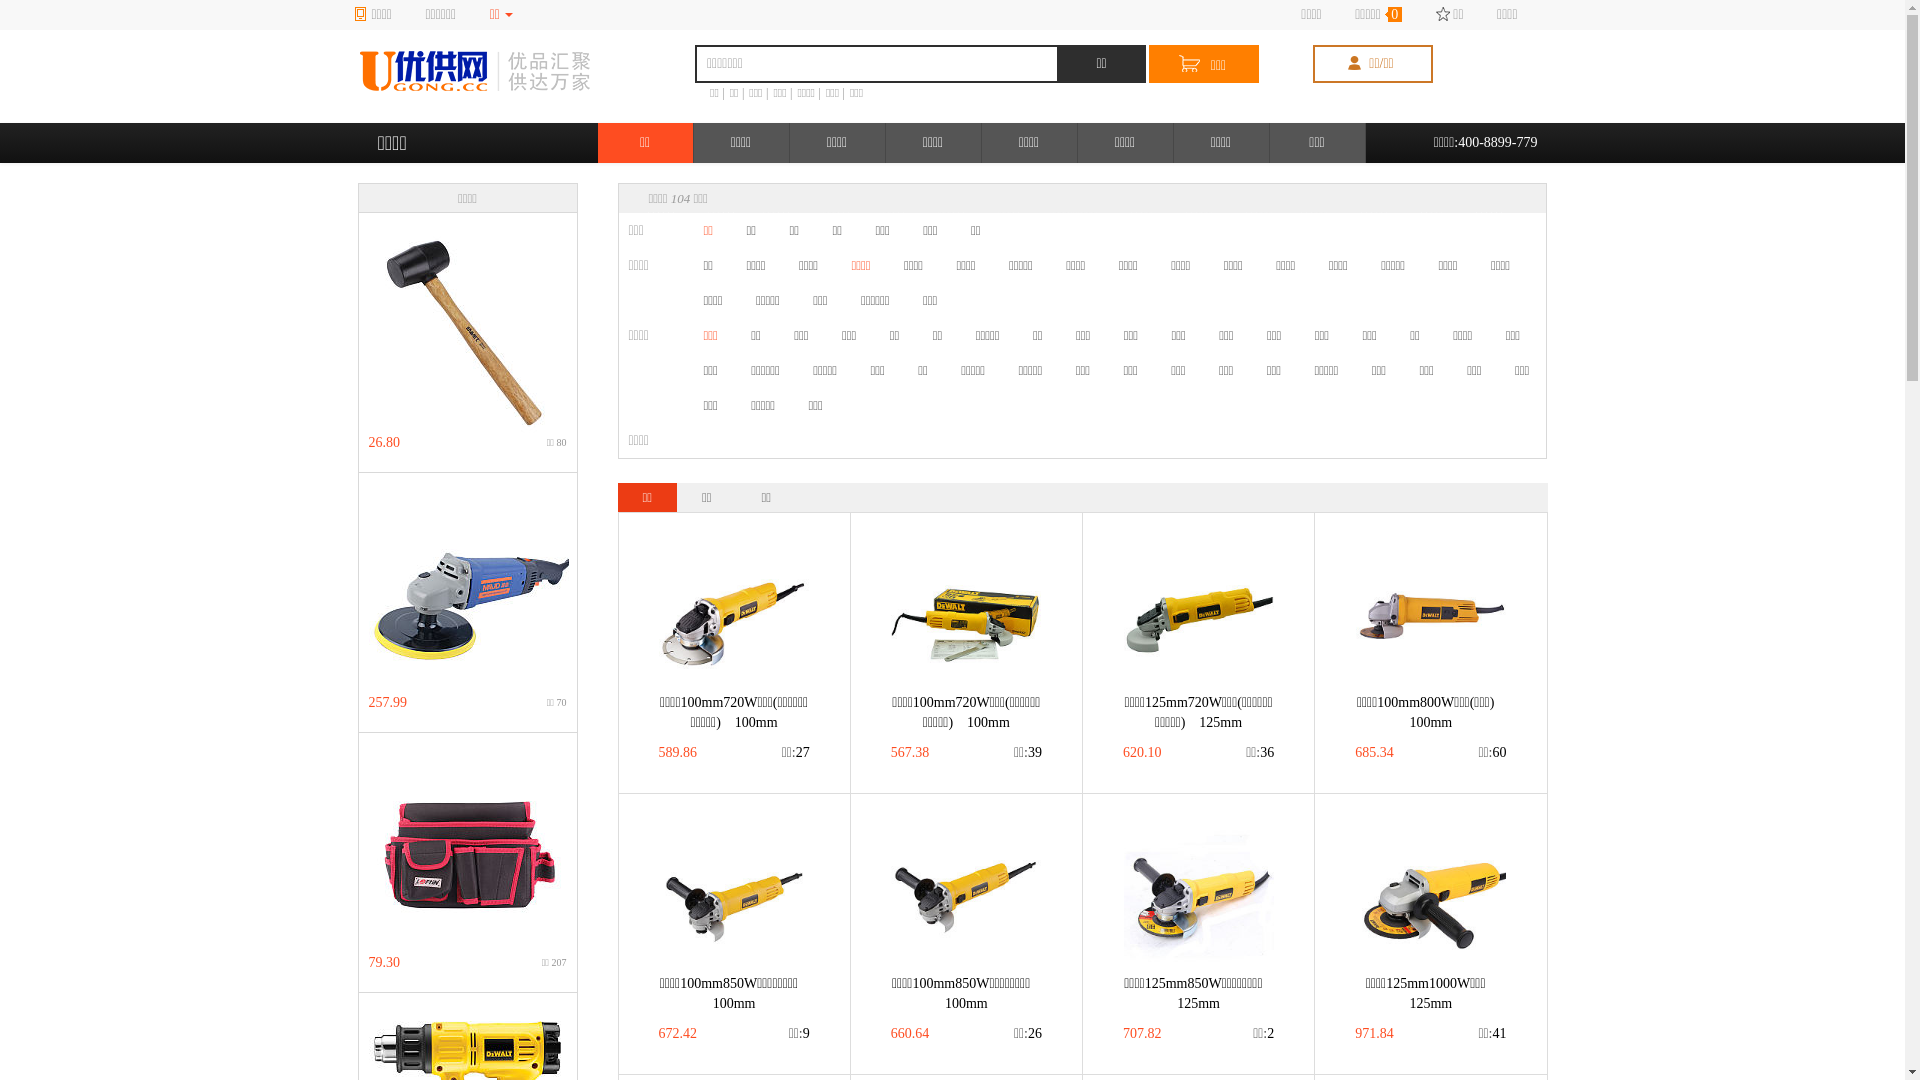  What do you see at coordinates (1262, 1033) in the screenshot?
I see `'2'` at bounding box center [1262, 1033].